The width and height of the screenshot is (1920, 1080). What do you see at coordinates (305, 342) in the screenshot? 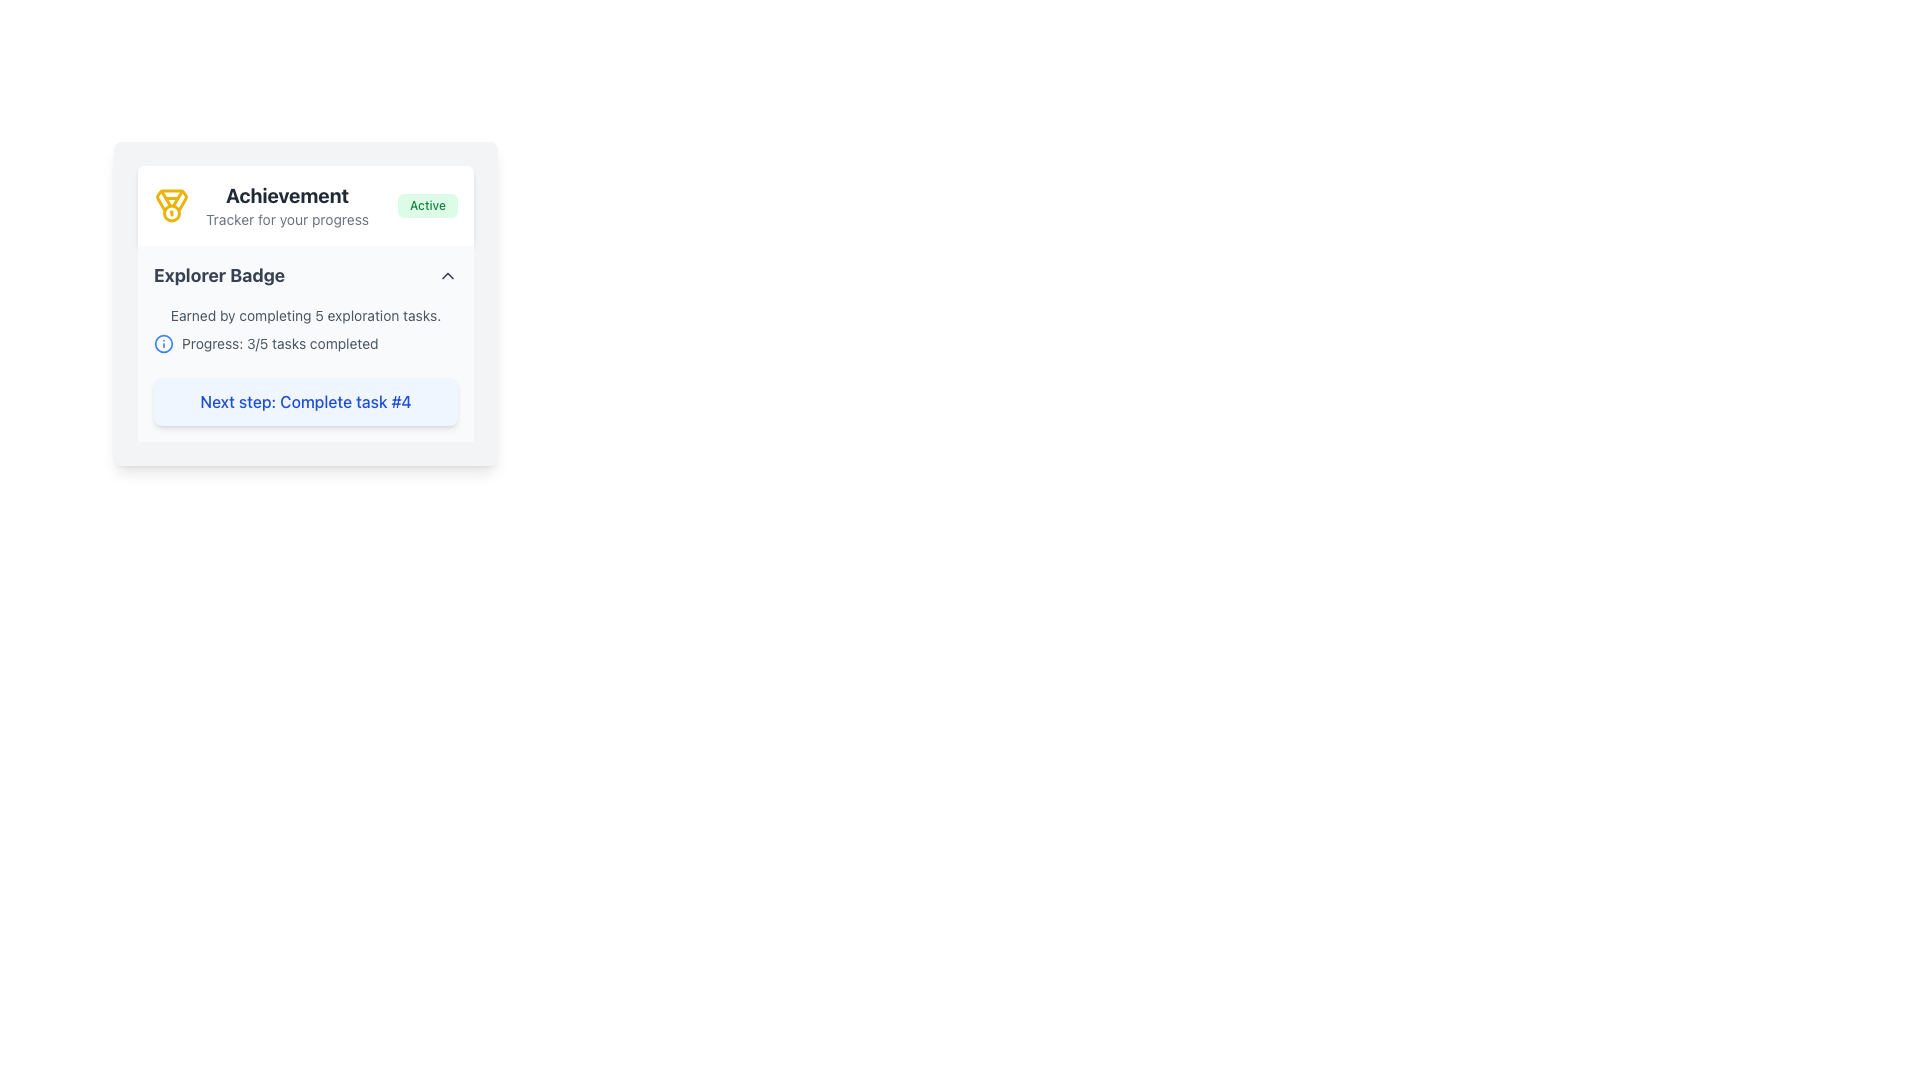
I see `the informational text element located beneath the text 'Earned by completing 5 exploration tasks.'` at bounding box center [305, 342].